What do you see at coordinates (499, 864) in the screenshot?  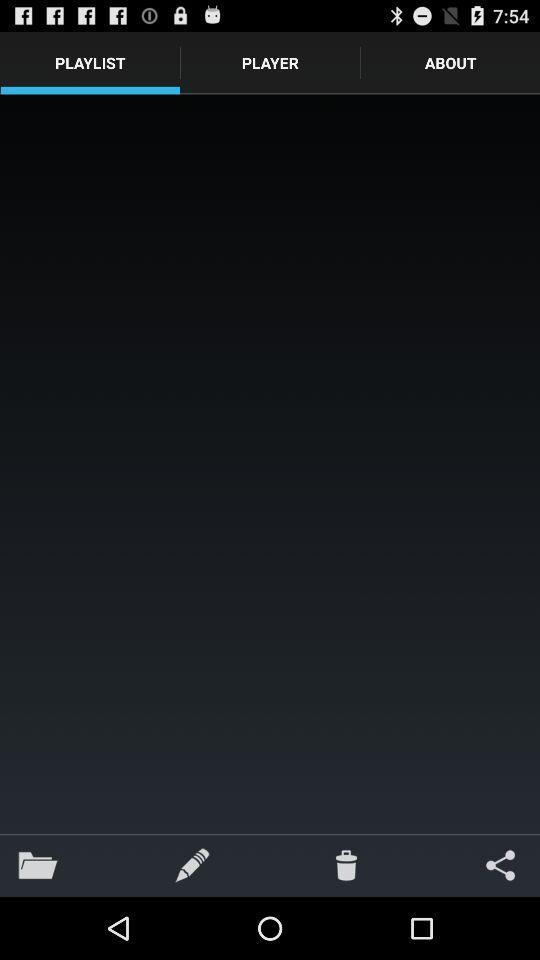 I see `icon at the bottom right corner` at bounding box center [499, 864].